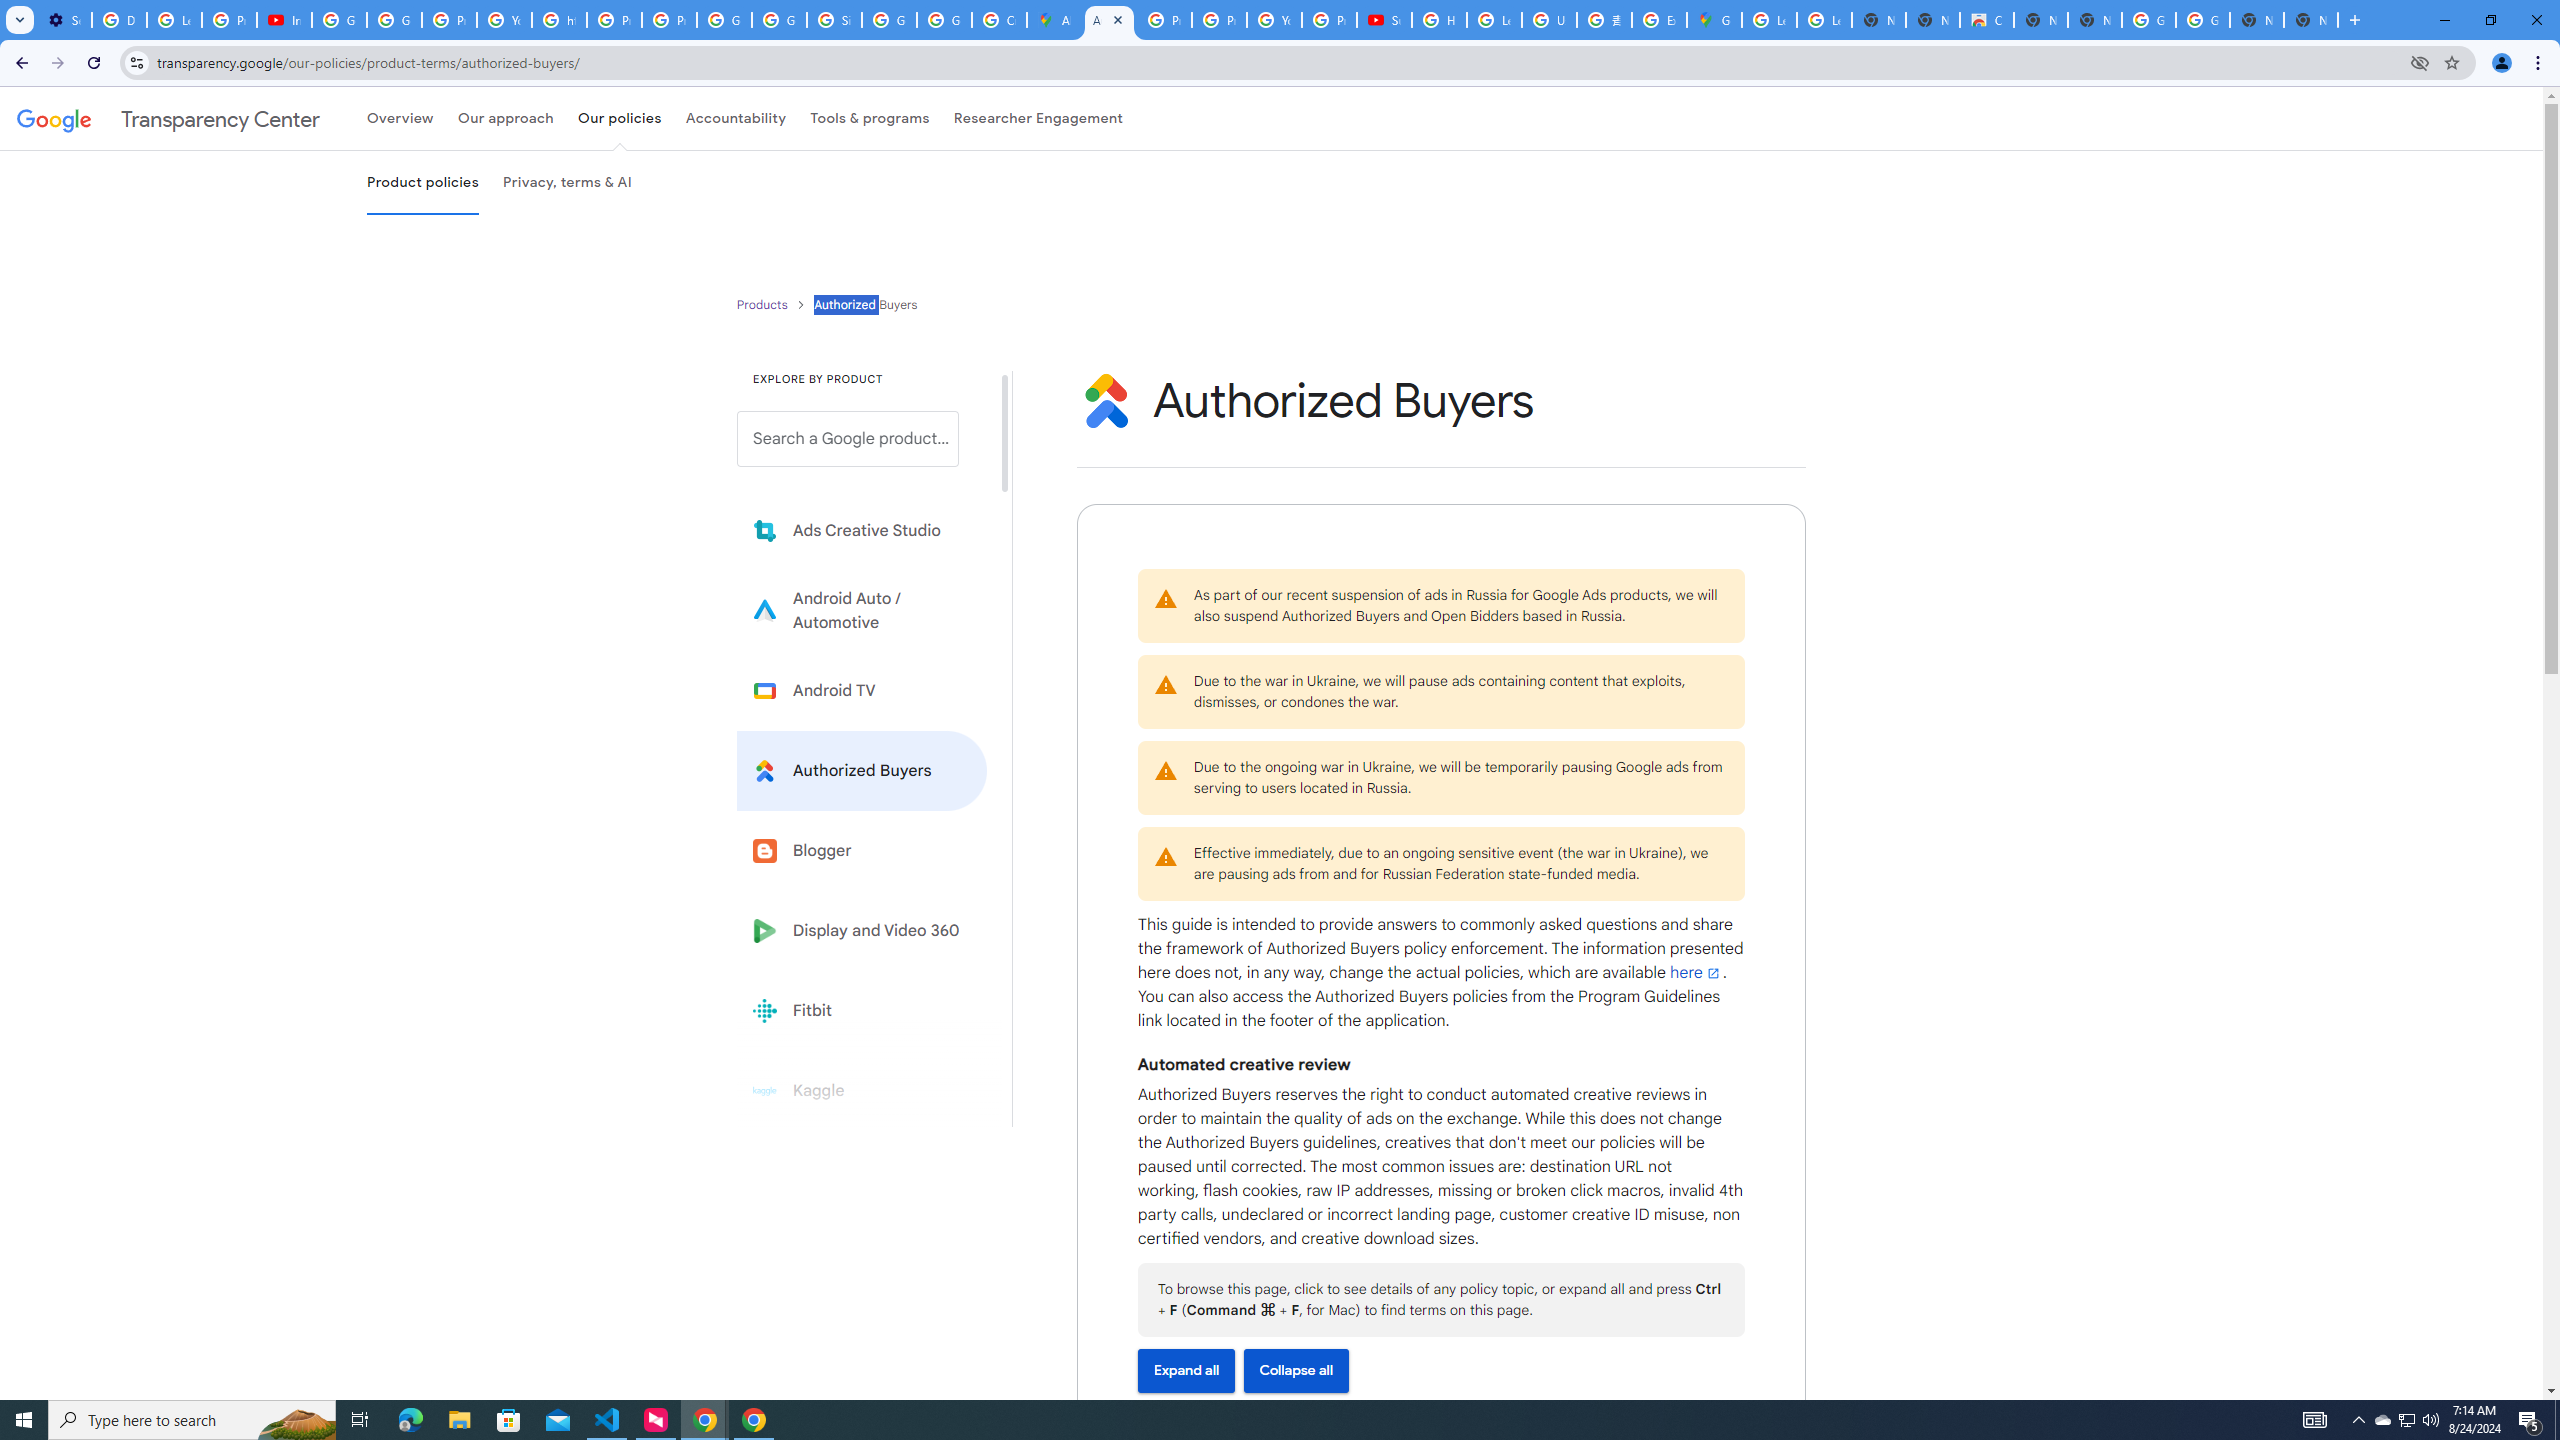 This screenshot has width=2560, height=1440. I want to click on 'Blogger', so click(861, 850).